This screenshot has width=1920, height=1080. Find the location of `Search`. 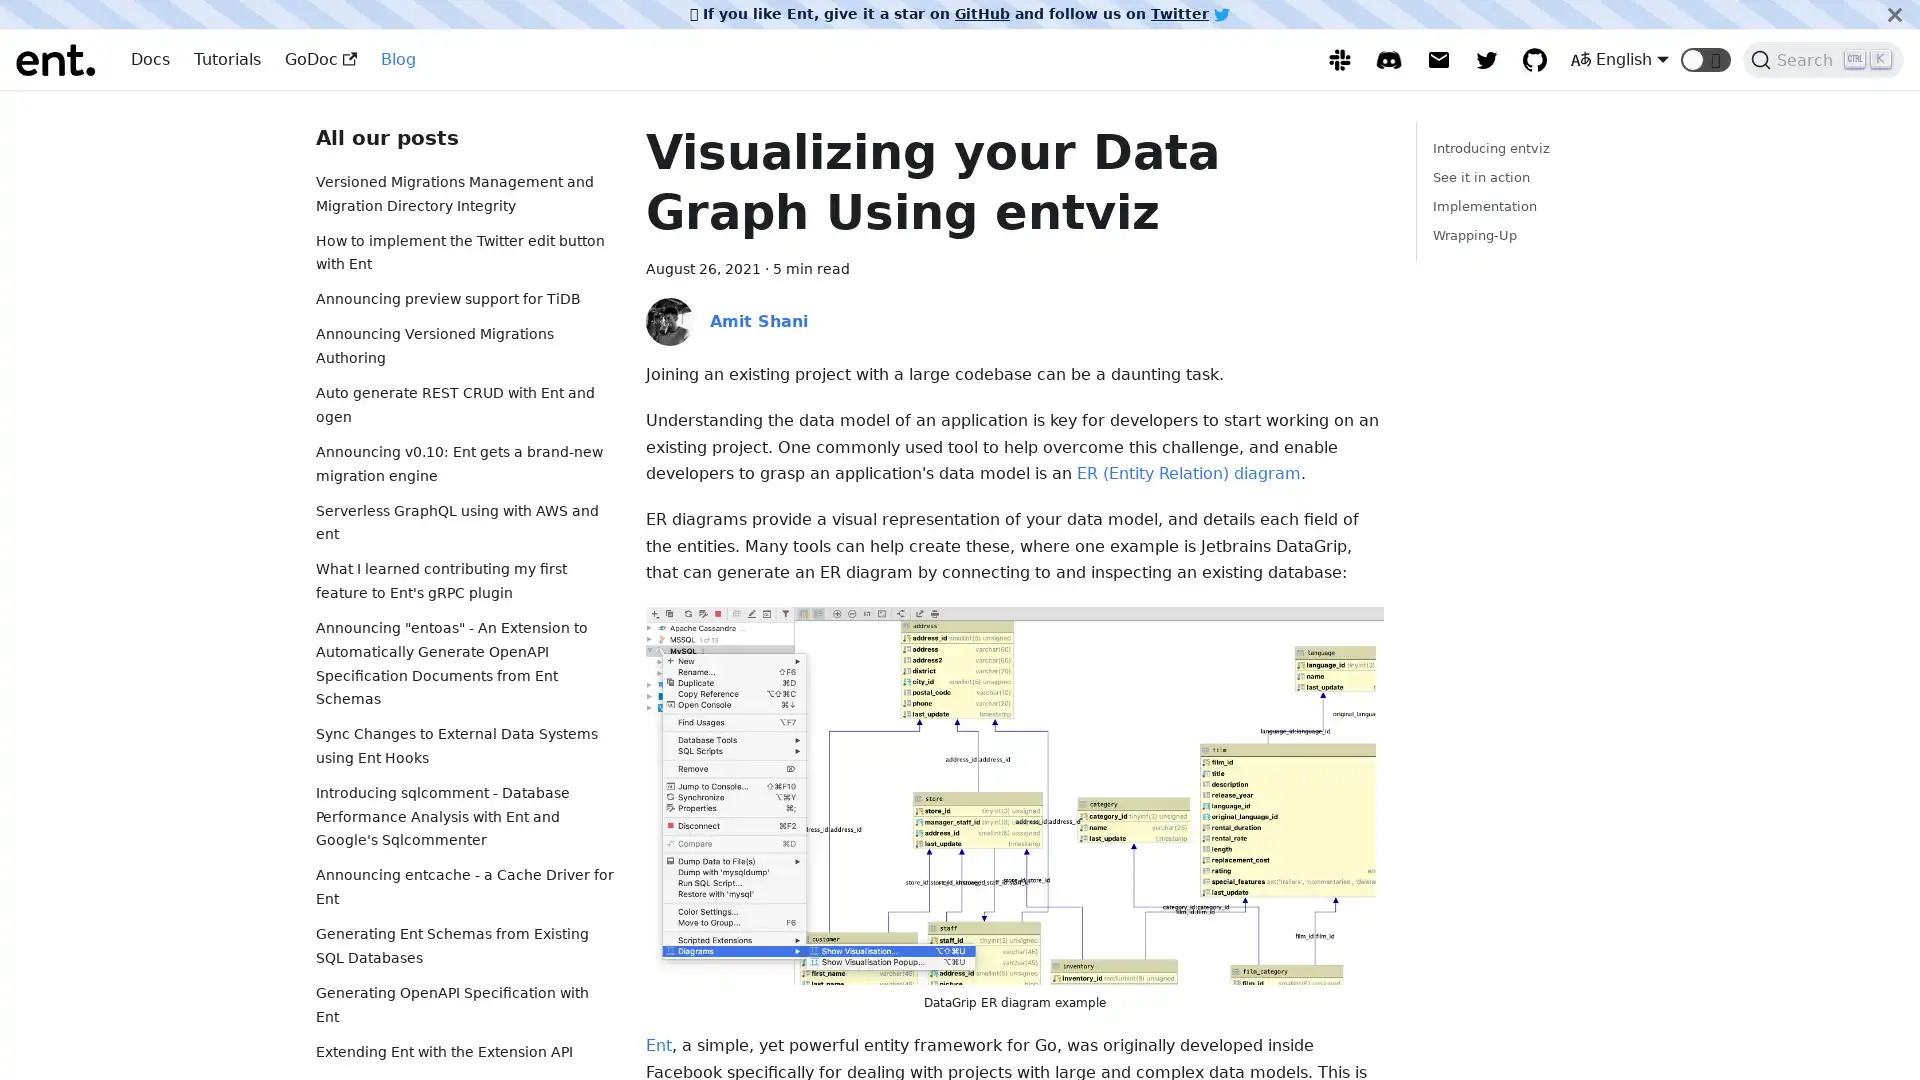

Search is located at coordinates (1823, 59).